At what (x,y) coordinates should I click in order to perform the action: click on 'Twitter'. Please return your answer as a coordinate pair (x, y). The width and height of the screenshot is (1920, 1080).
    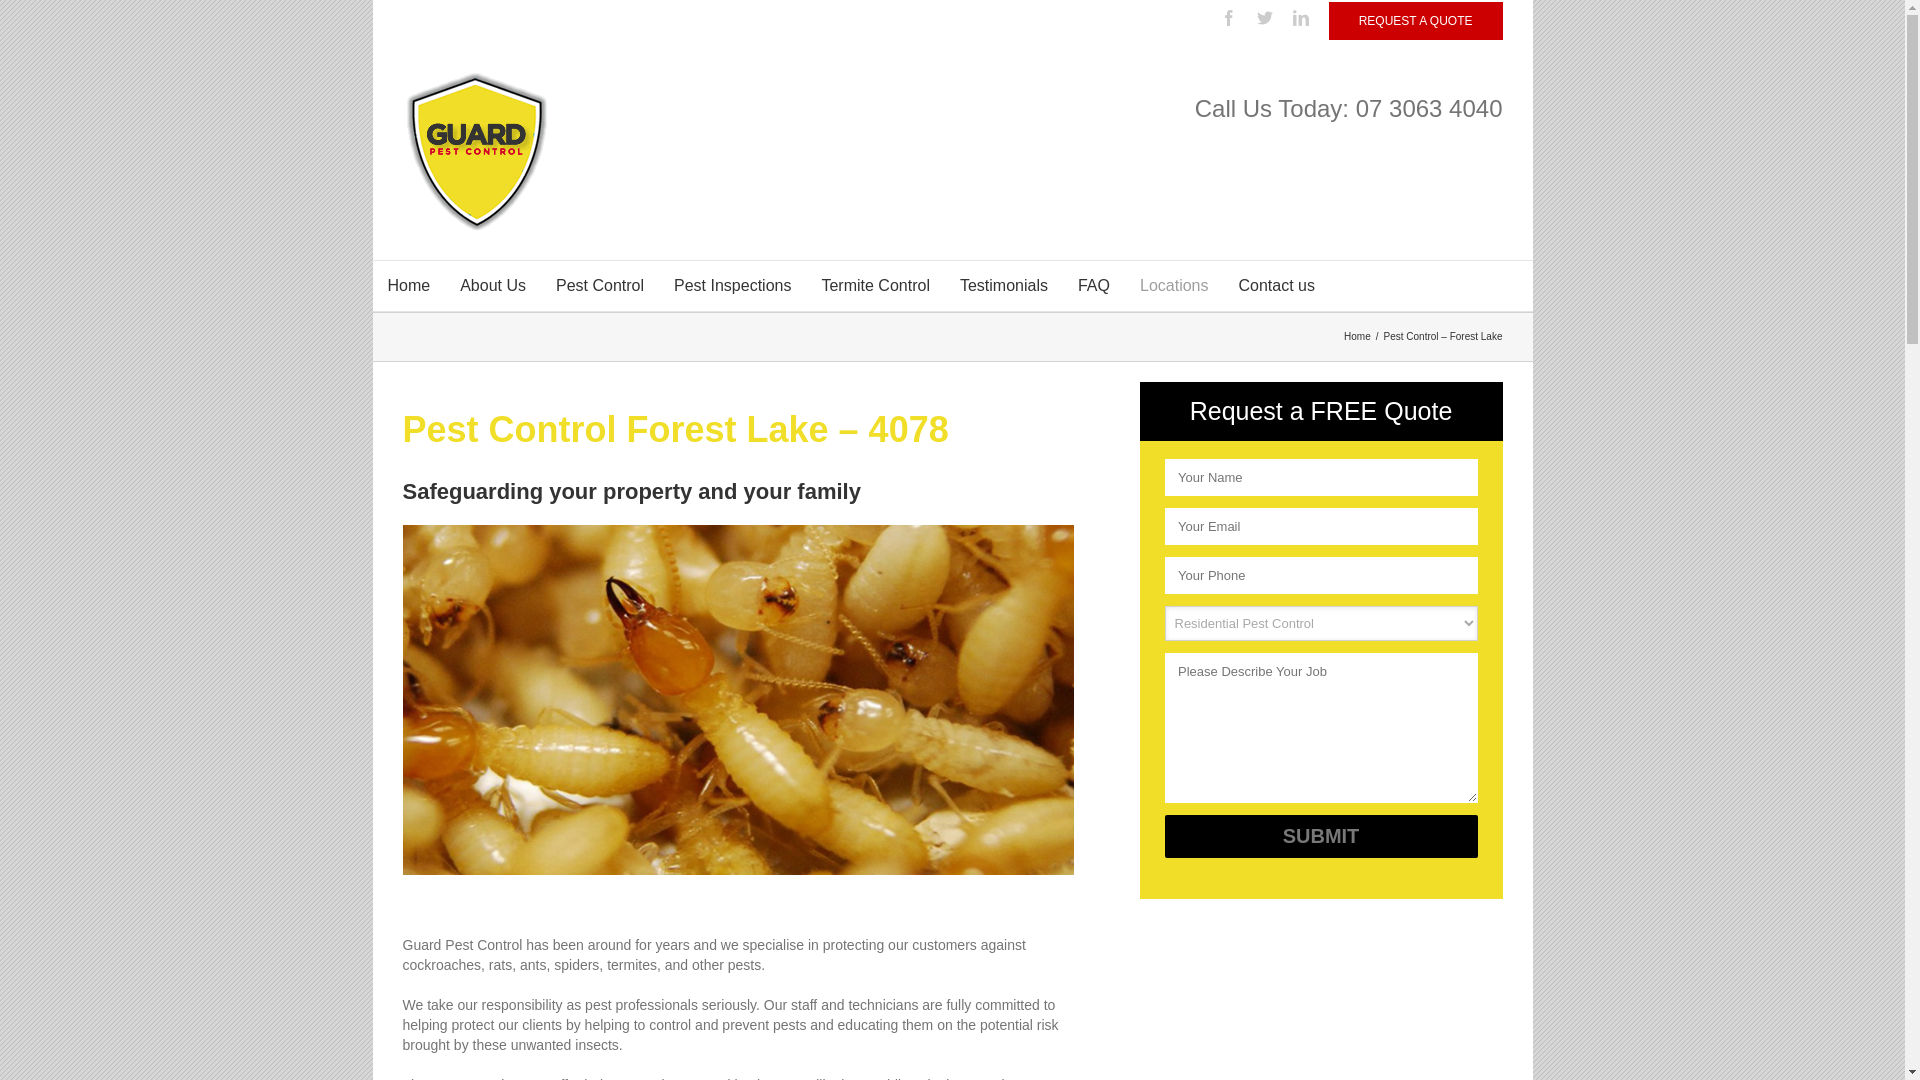
    Looking at the image, I should click on (1264, 18).